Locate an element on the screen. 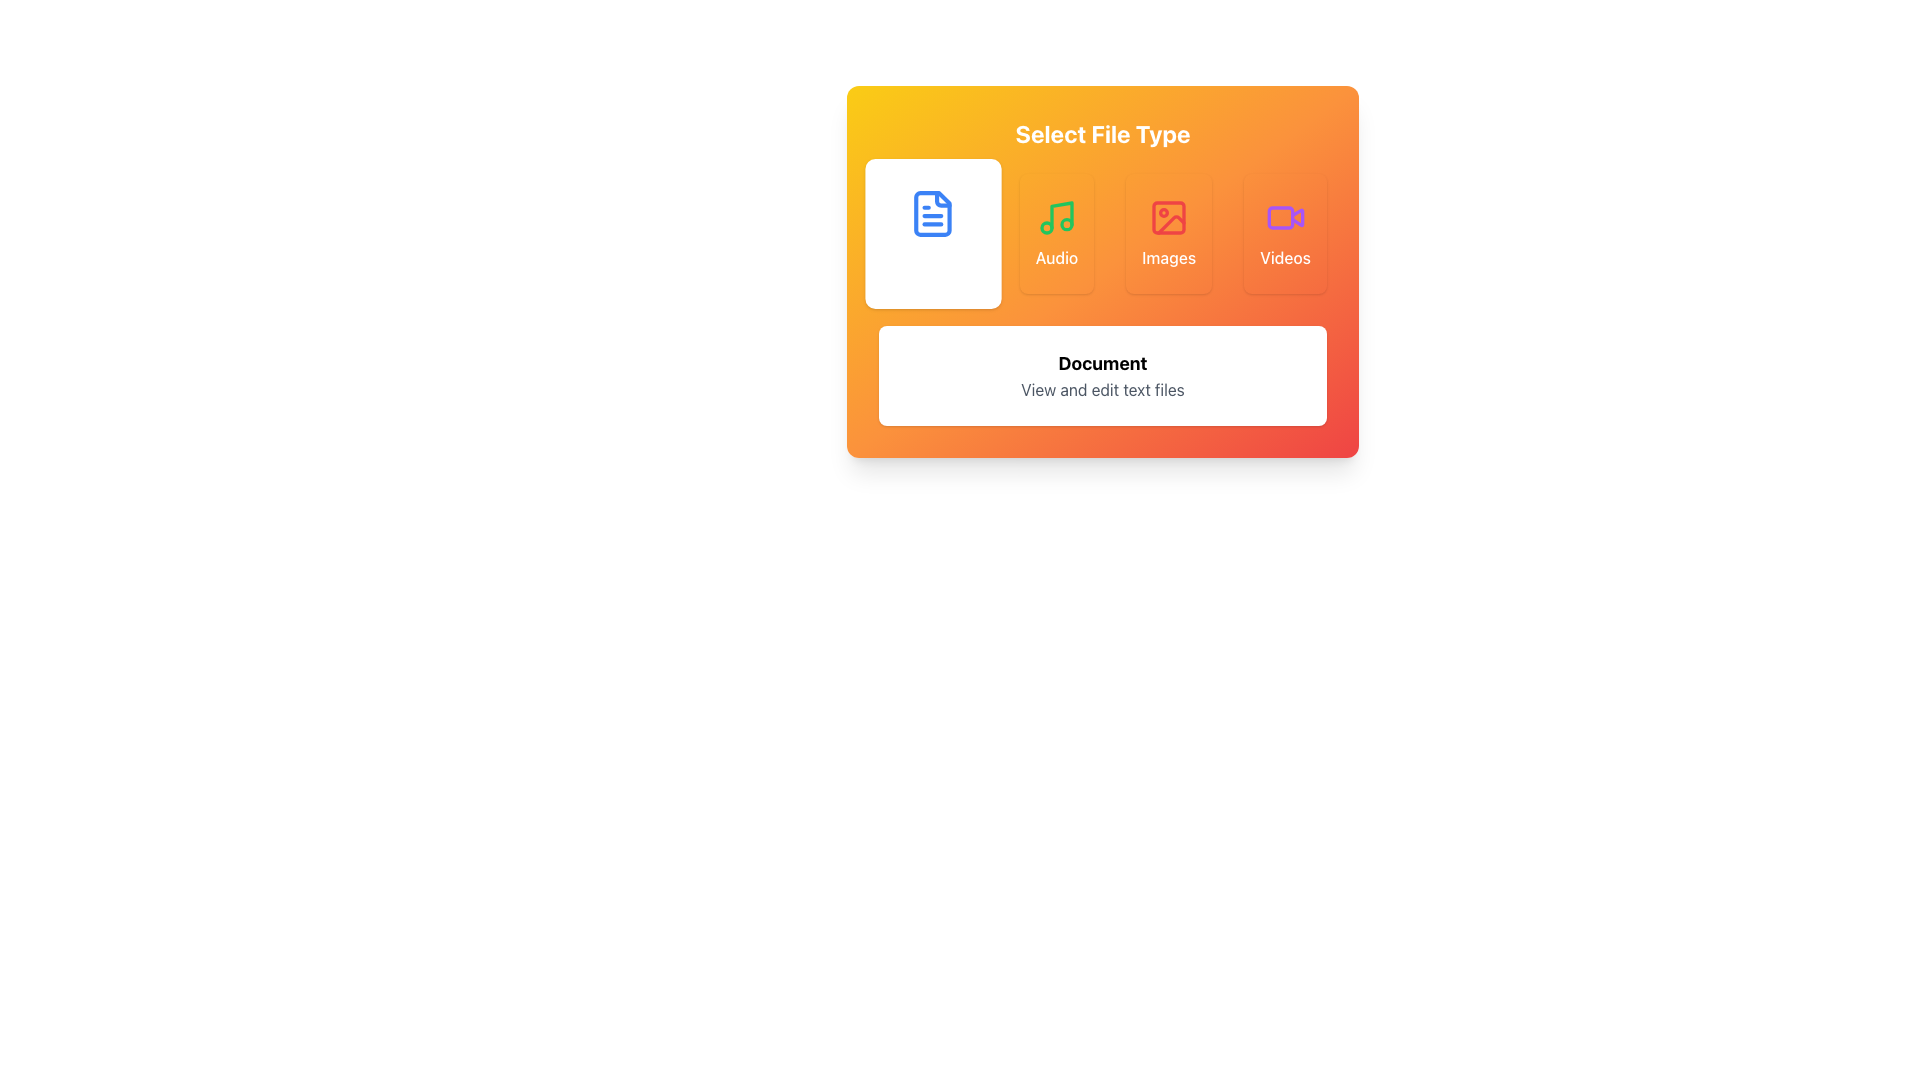 This screenshot has width=1920, height=1080. the Interactive Button labeled 'Audio' which has a green music note icon, located to the right of the 'Document' button and to the left of the 'Images' button is located at coordinates (1055, 233).